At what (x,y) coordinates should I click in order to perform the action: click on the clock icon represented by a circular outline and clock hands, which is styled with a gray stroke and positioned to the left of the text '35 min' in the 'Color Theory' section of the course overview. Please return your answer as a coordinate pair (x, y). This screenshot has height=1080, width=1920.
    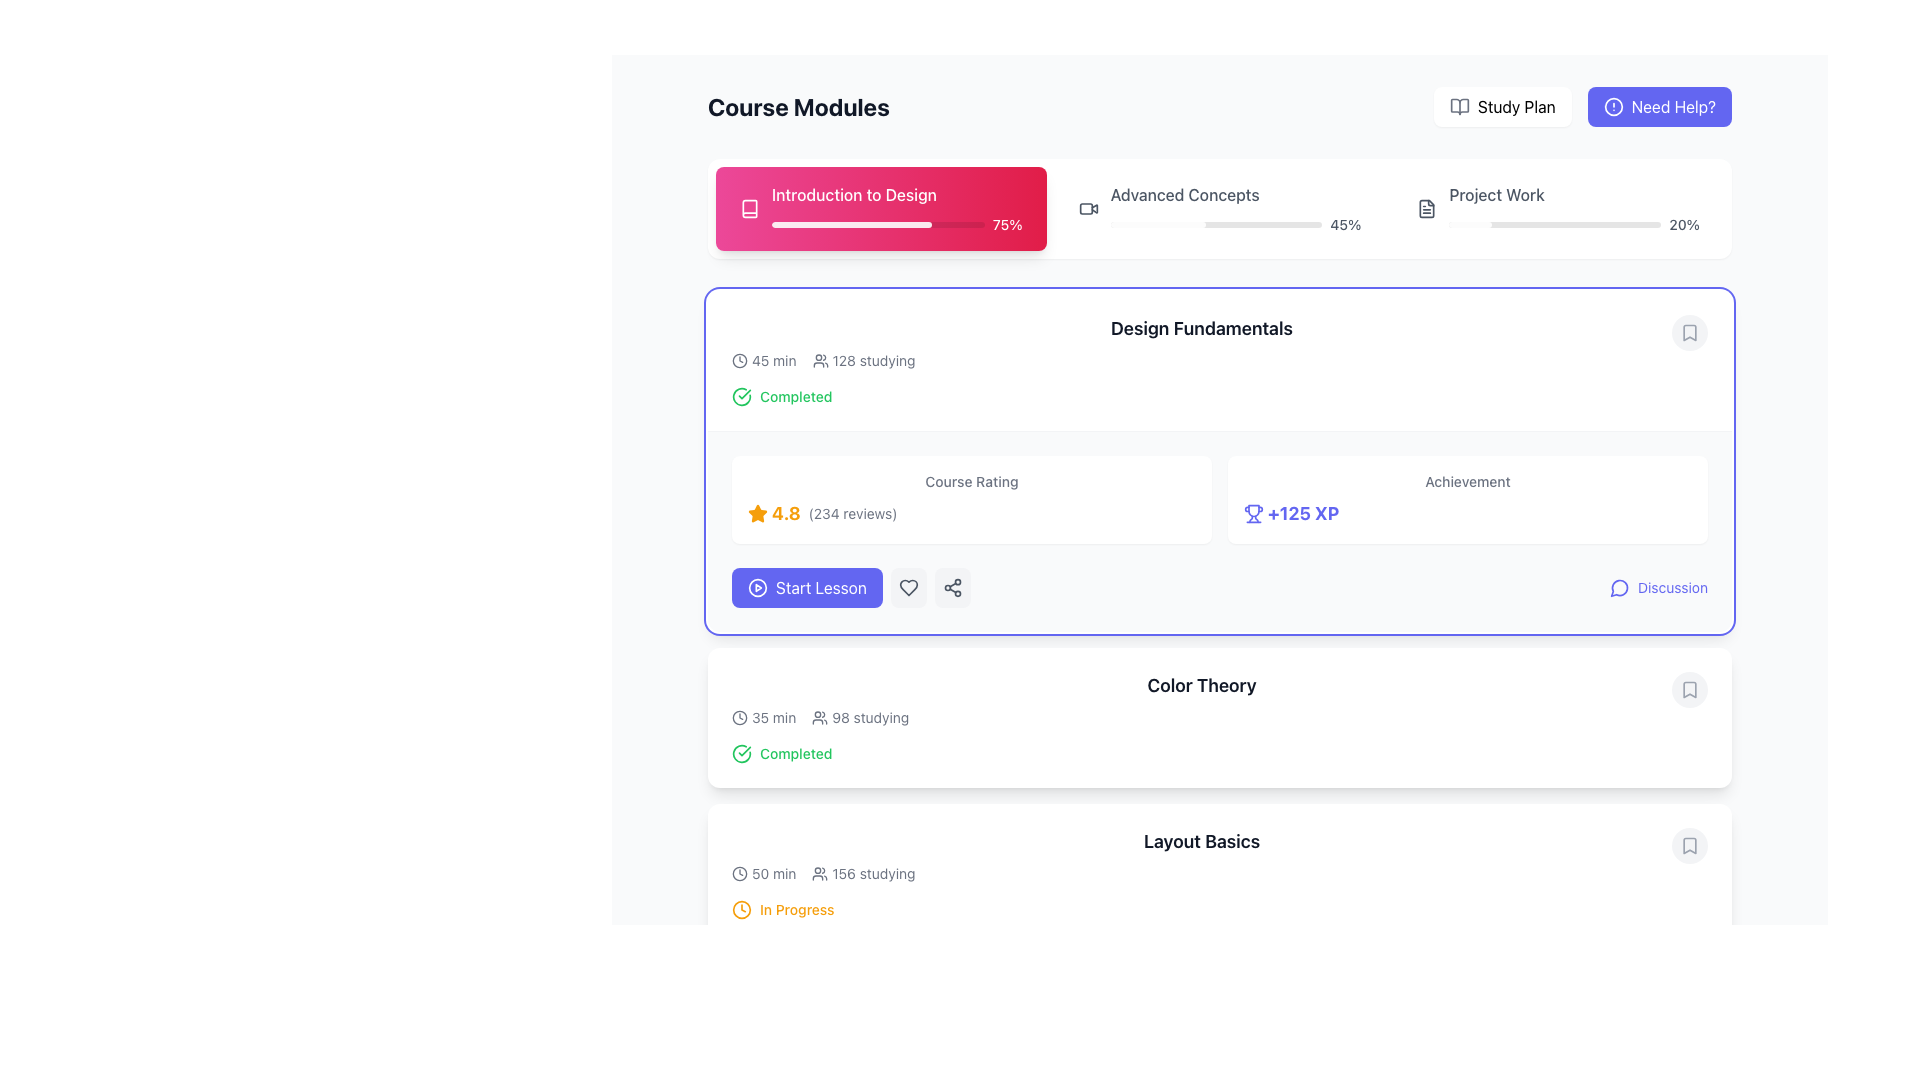
    Looking at the image, I should click on (738, 716).